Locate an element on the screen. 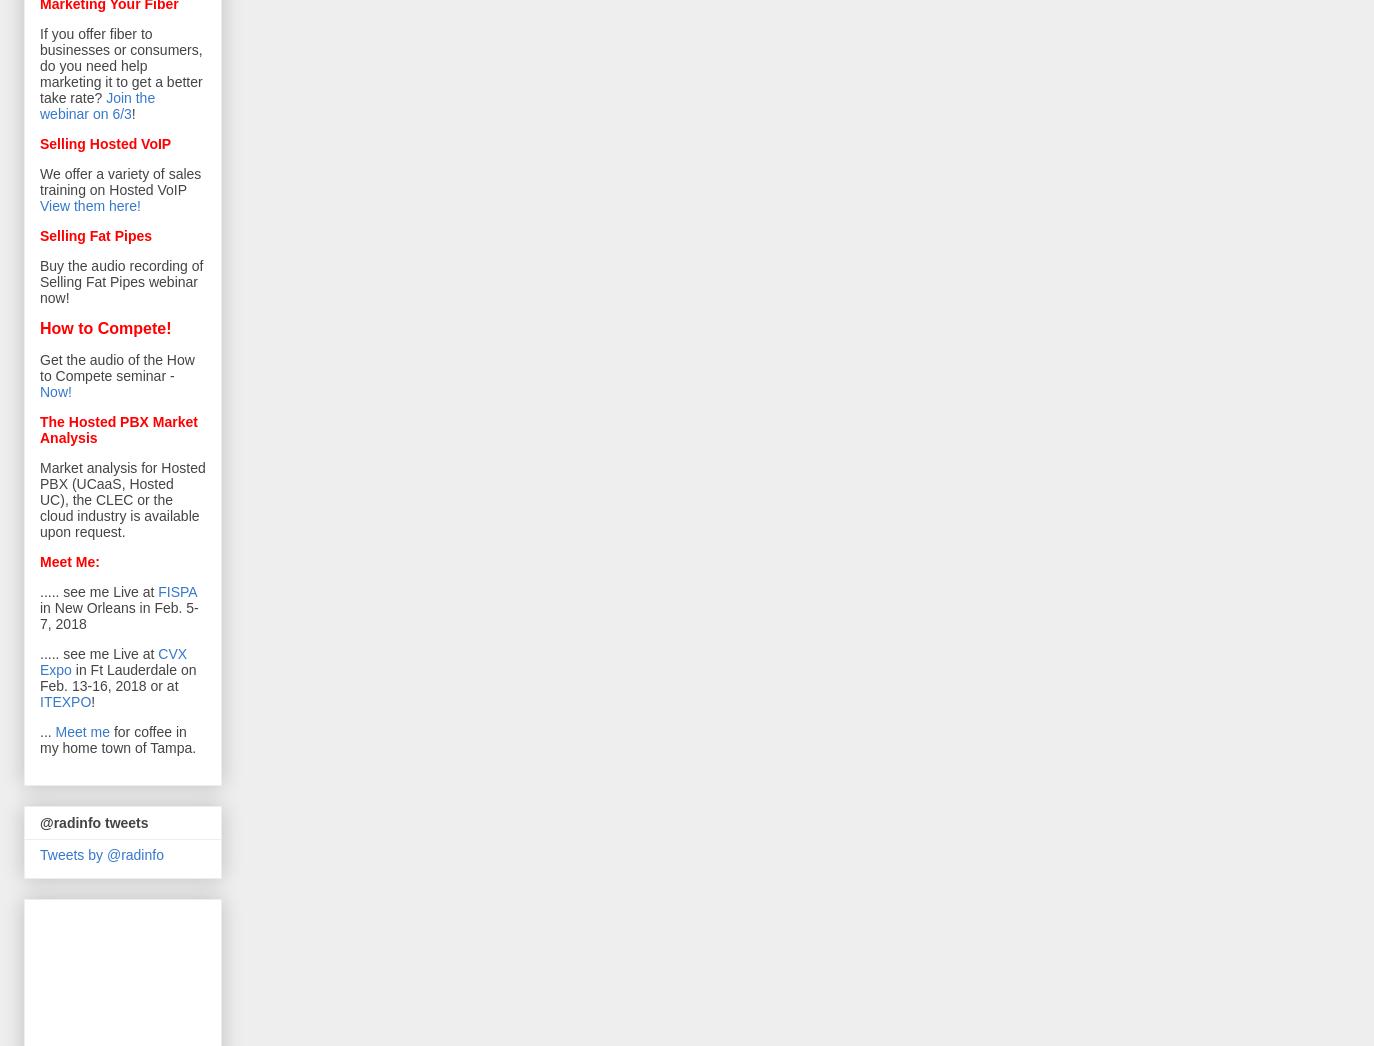 The width and height of the screenshot is (1374, 1046). 'Selling Fat Pipes' is located at coordinates (38, 234).